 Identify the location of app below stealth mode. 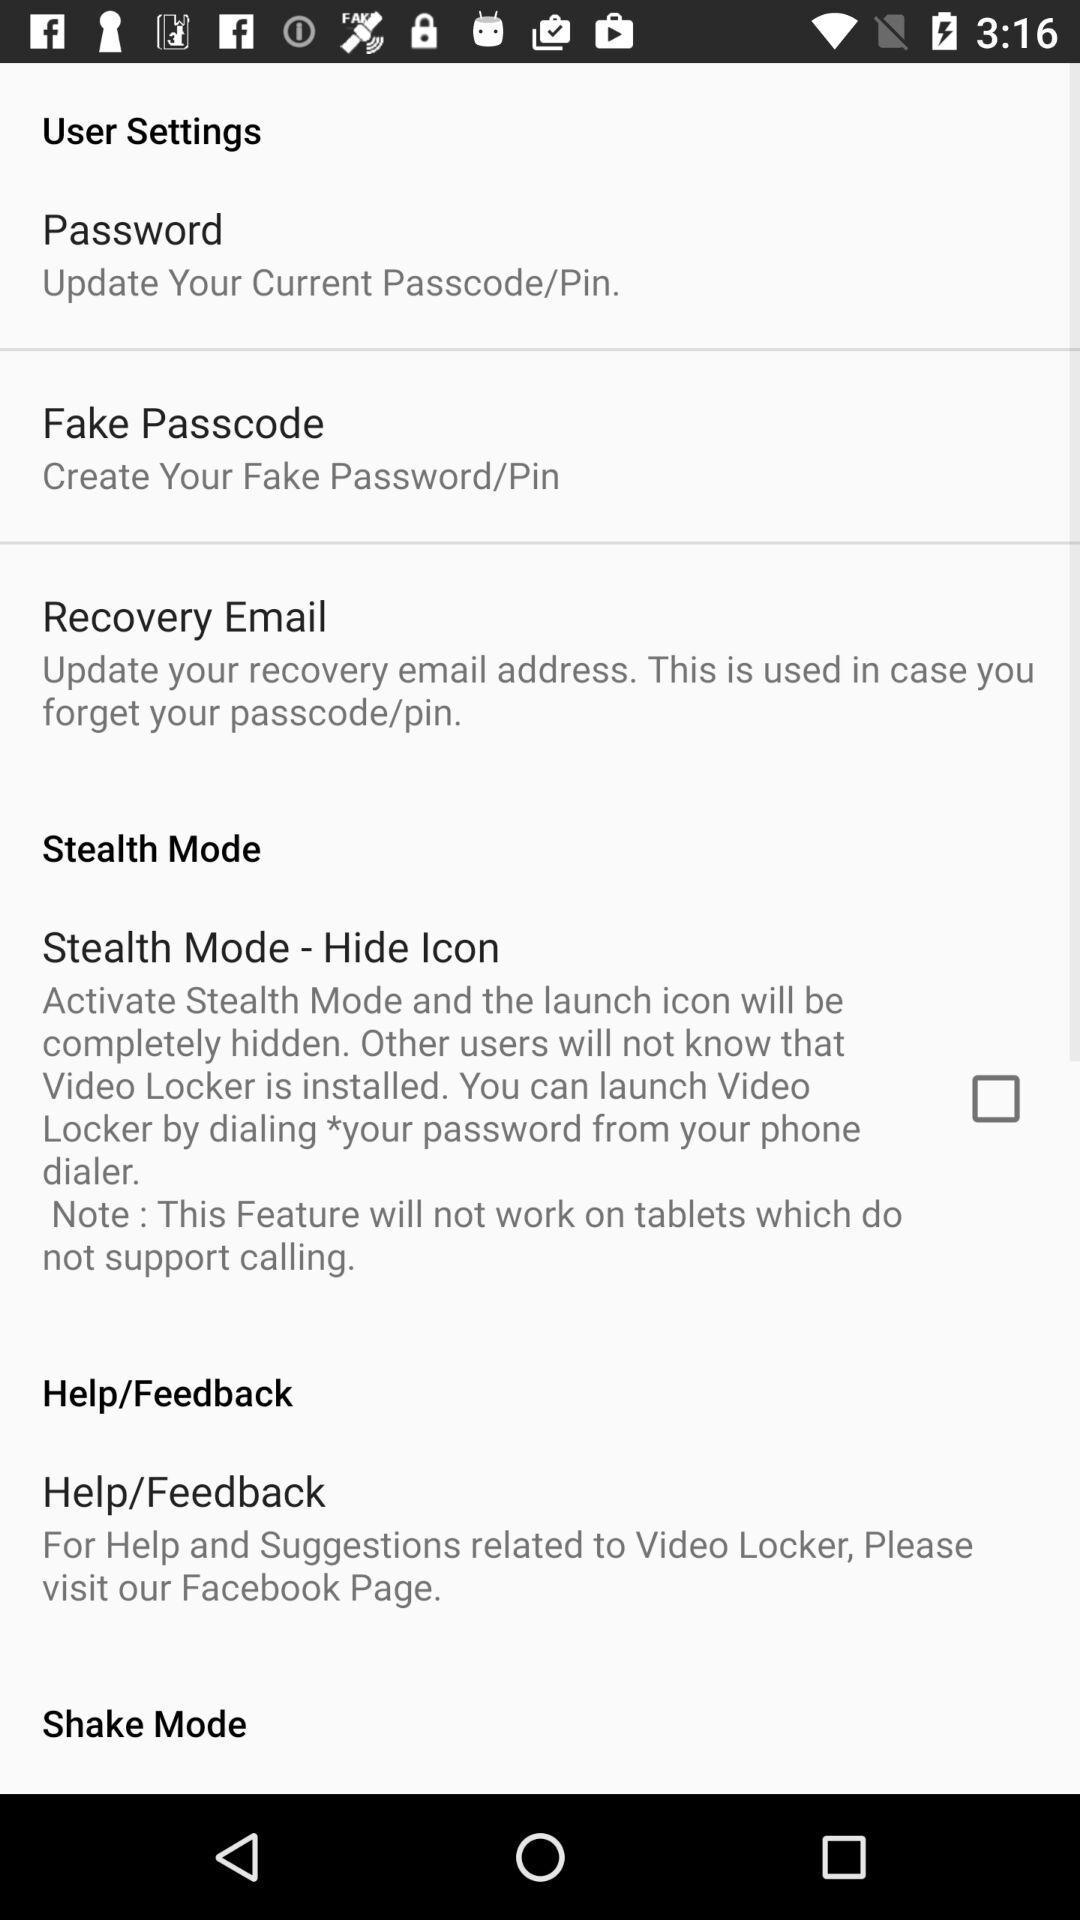
(995, 1097).